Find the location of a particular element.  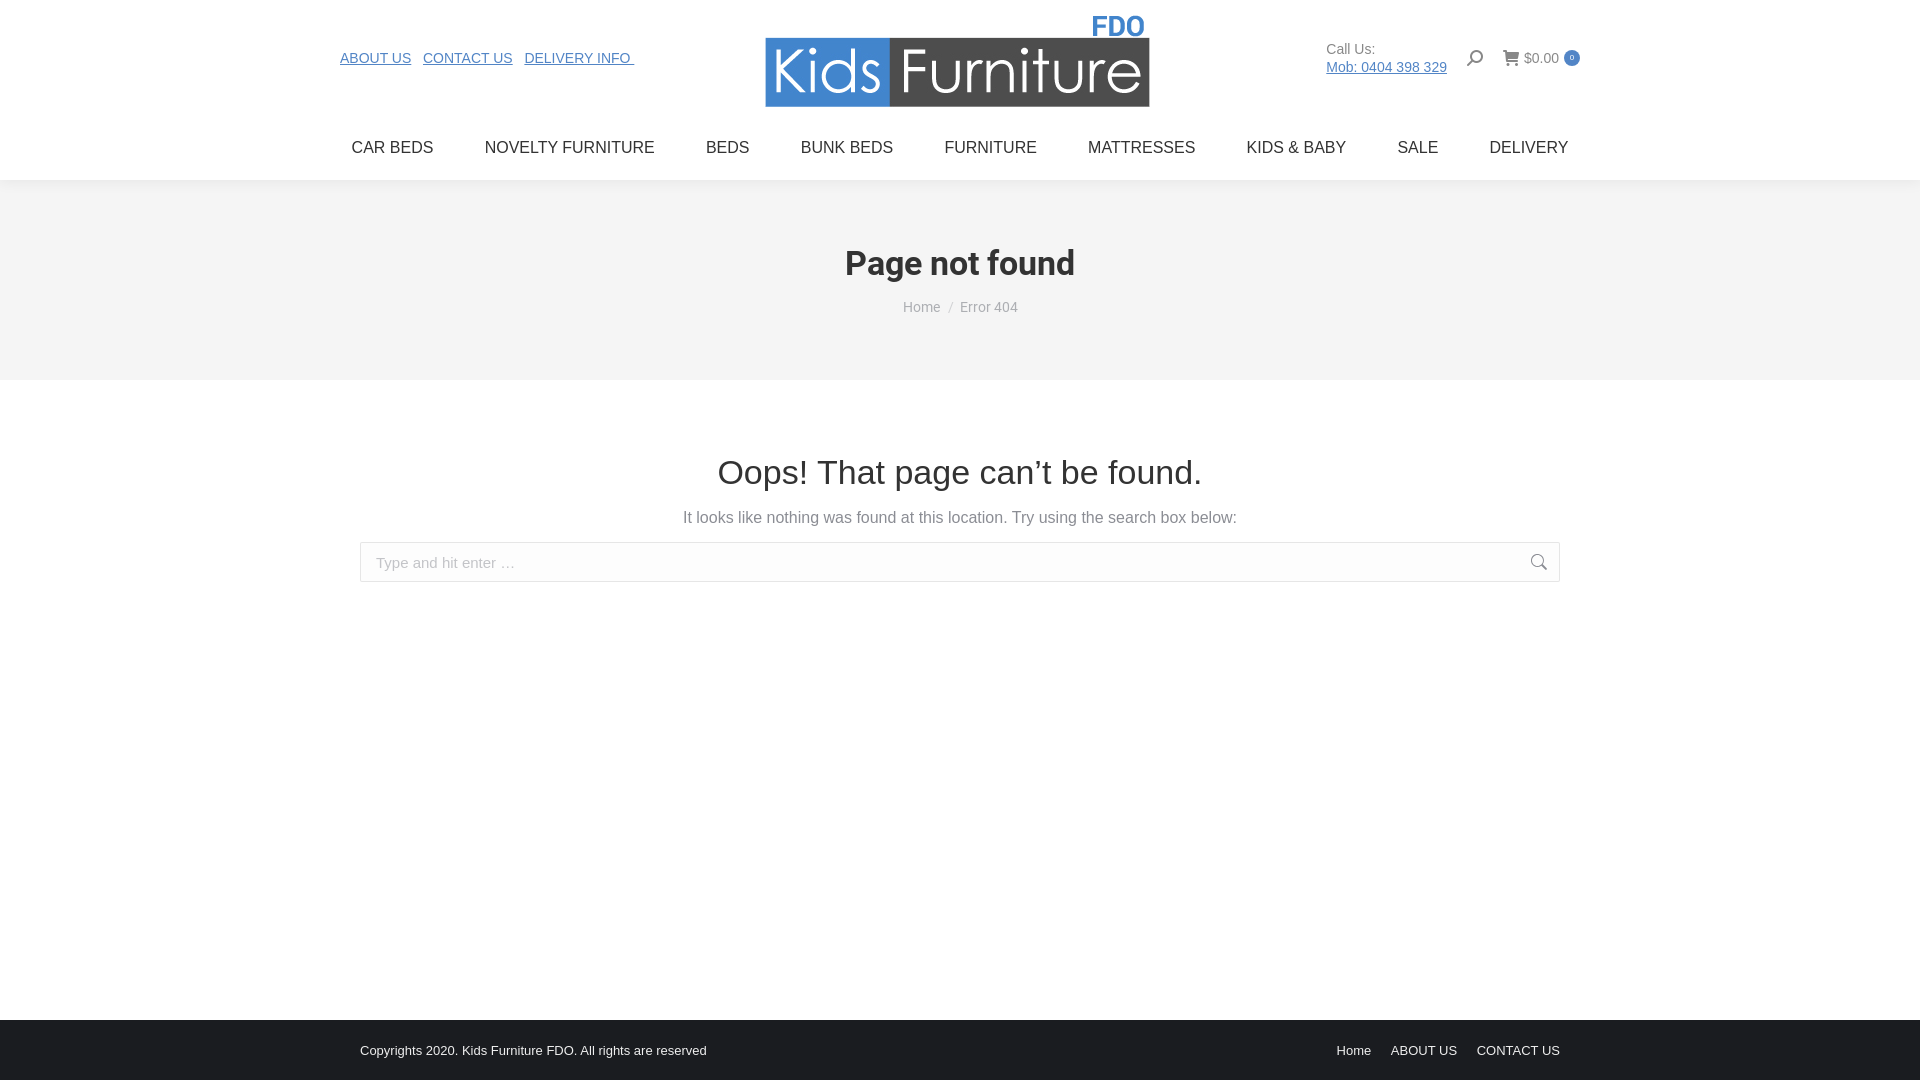

'KIDS & BABY' is located at coordinates (1296, 146).